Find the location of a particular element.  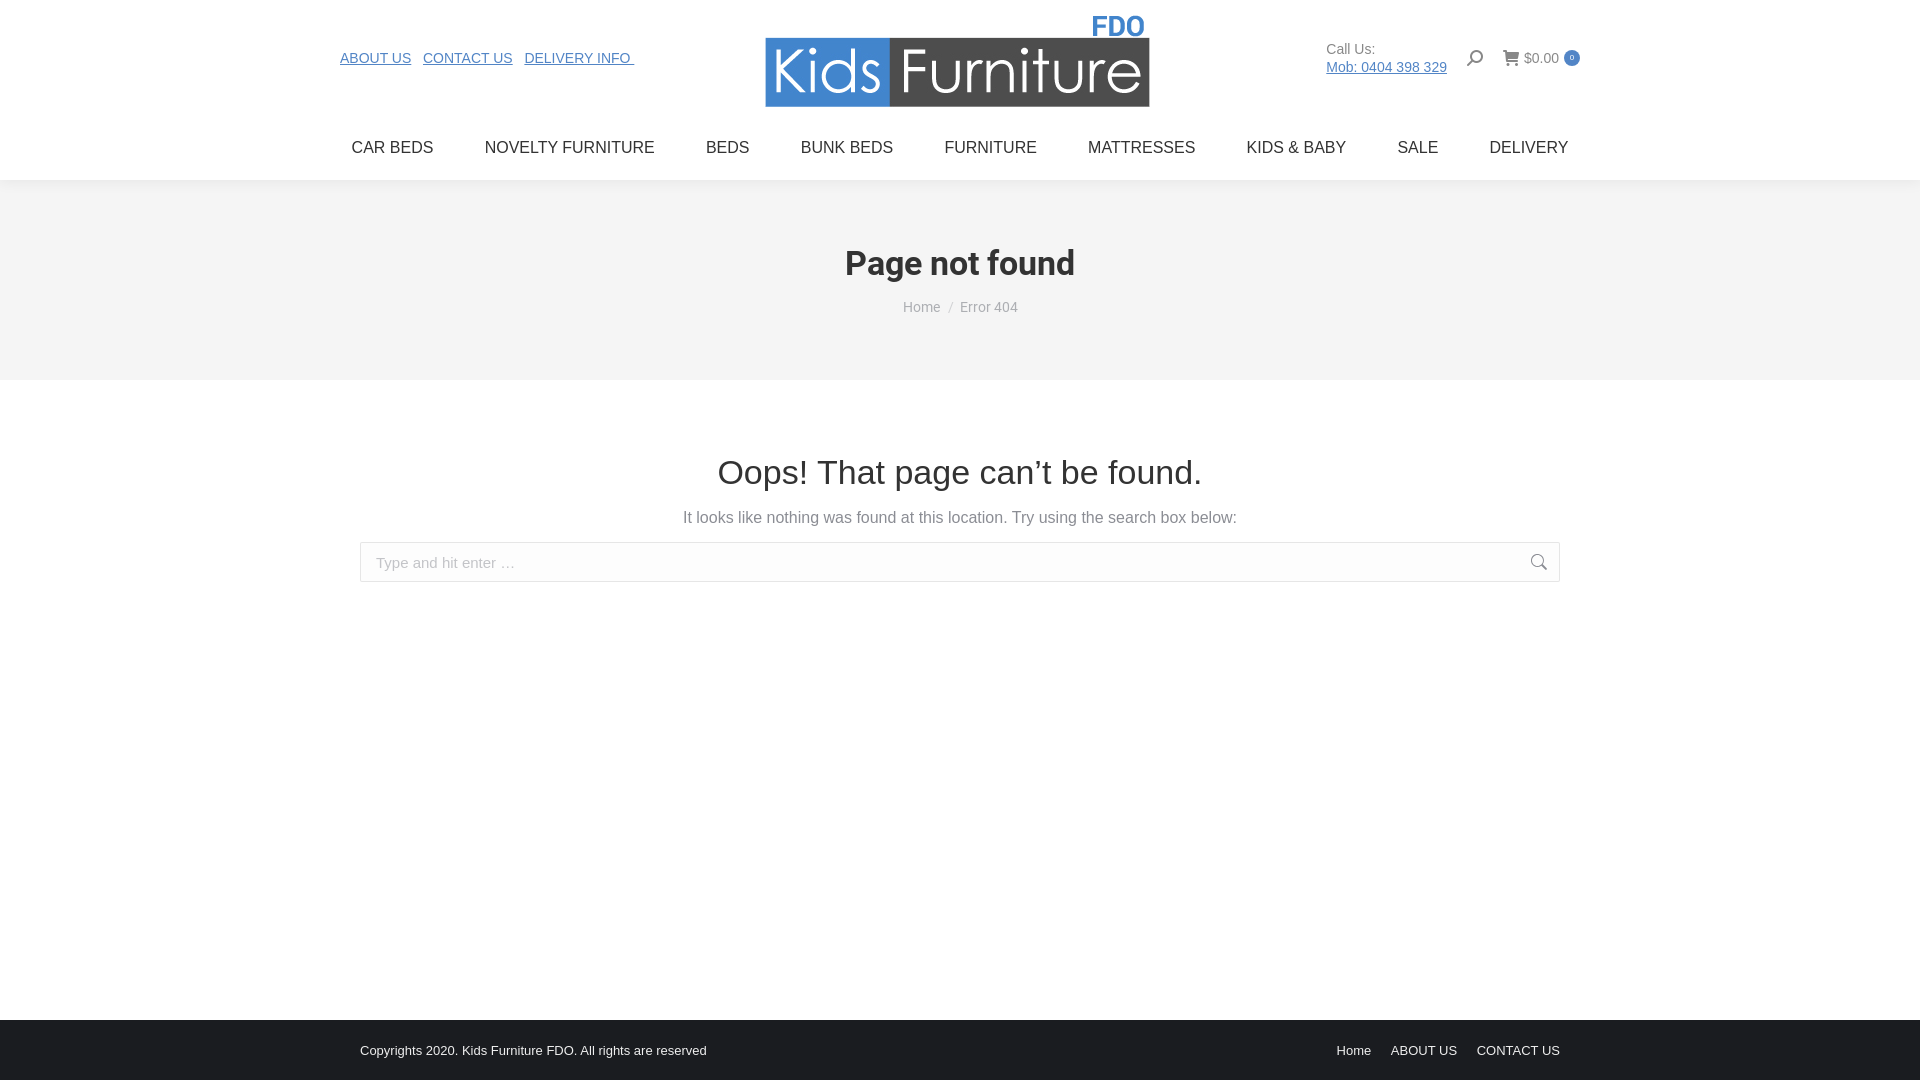

'KIDS & BABY' is located at coordinates (1296, 146).